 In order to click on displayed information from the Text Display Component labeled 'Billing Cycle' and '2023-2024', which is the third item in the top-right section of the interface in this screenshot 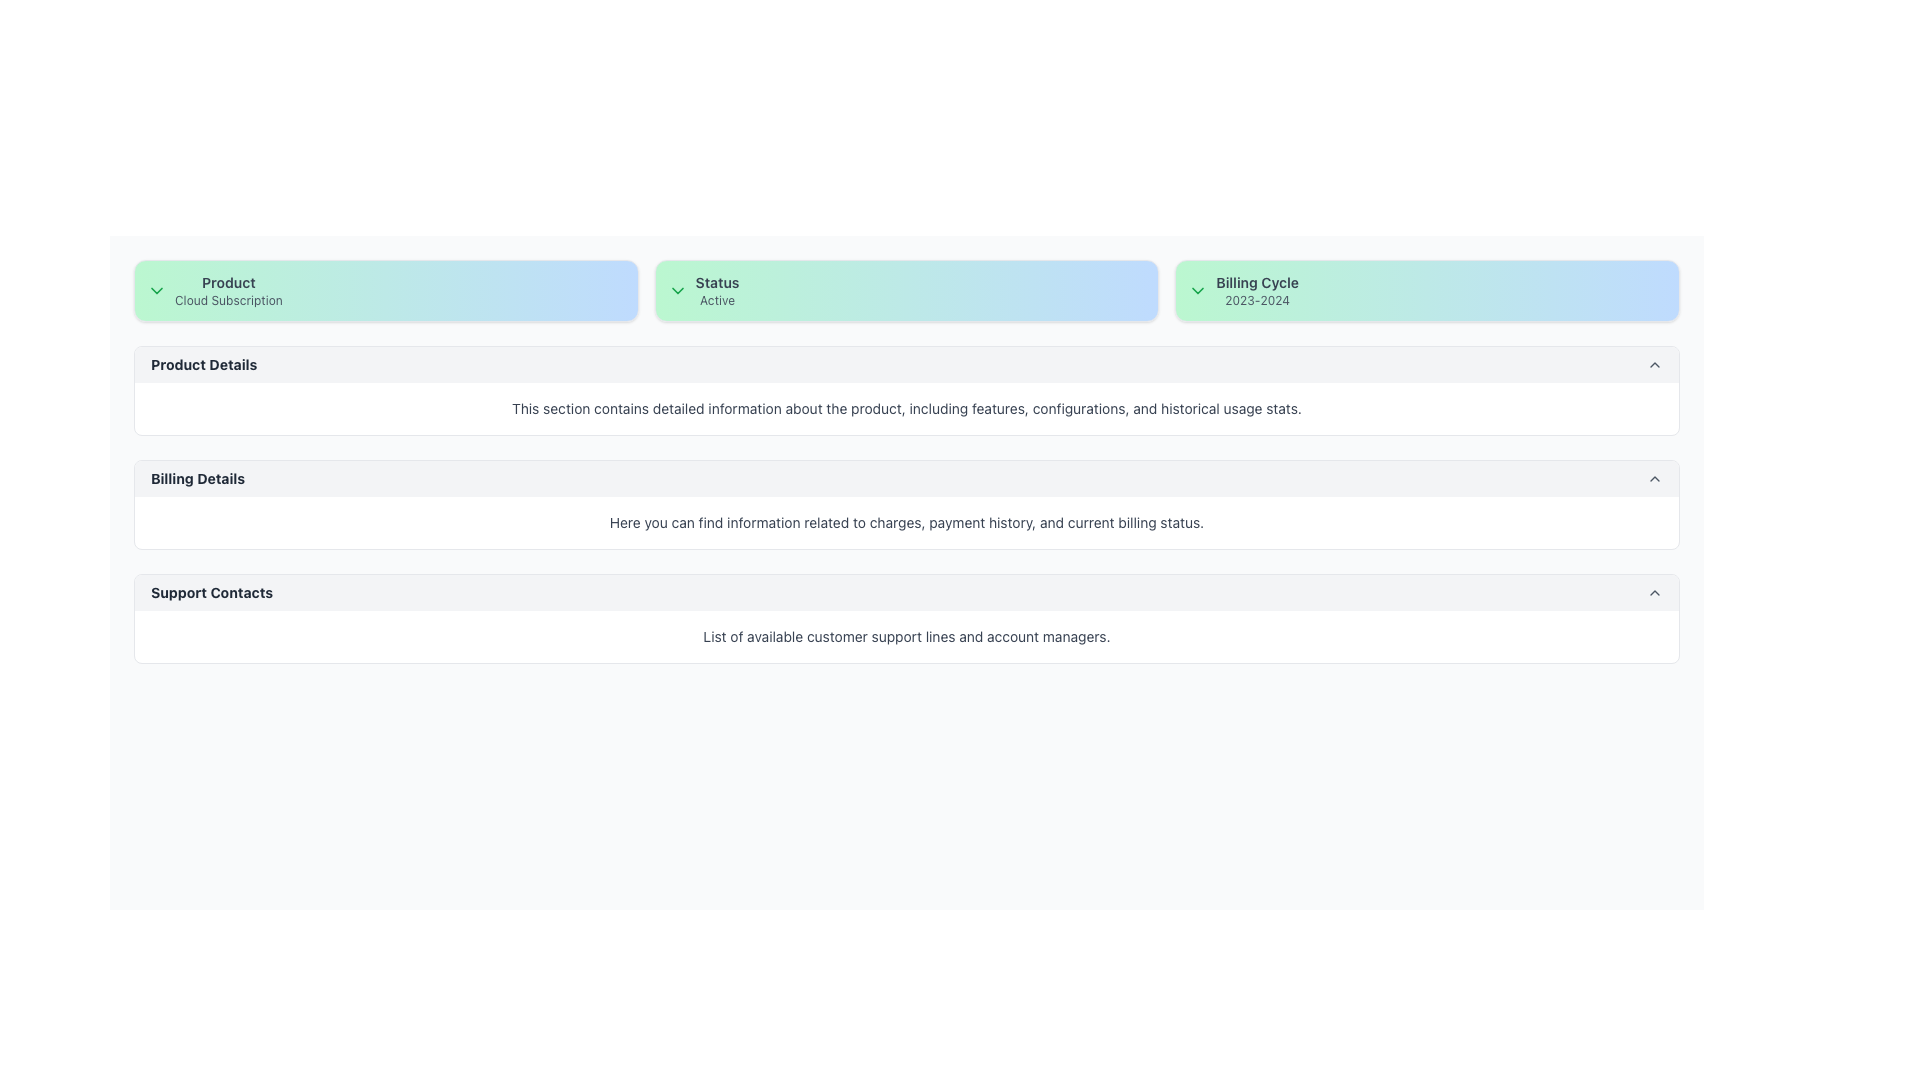, I will do `click(1256, 290)`.